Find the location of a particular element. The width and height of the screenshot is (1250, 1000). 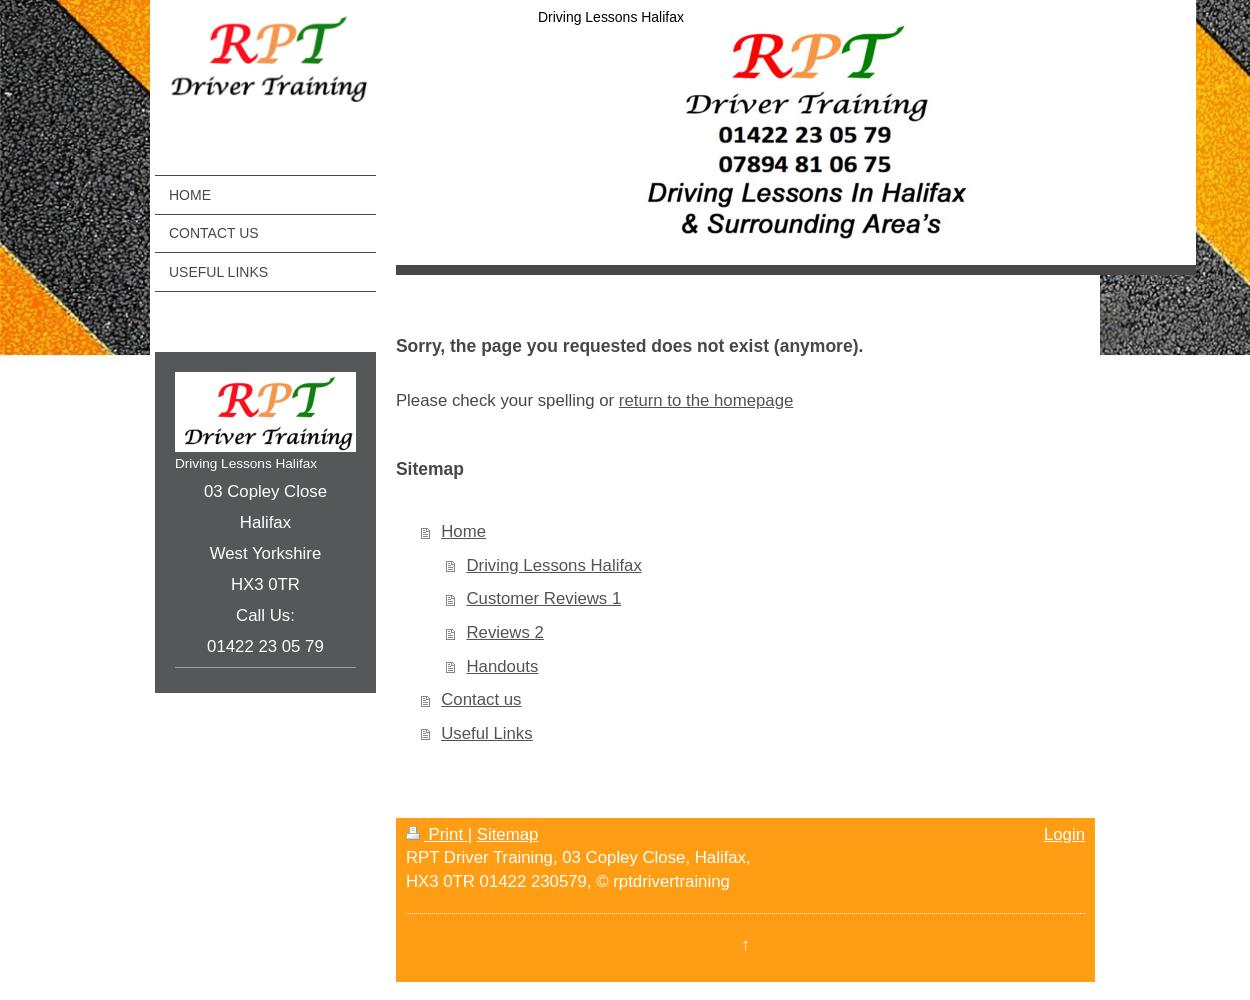

'Halifax' is located at coordinates (265, 521).